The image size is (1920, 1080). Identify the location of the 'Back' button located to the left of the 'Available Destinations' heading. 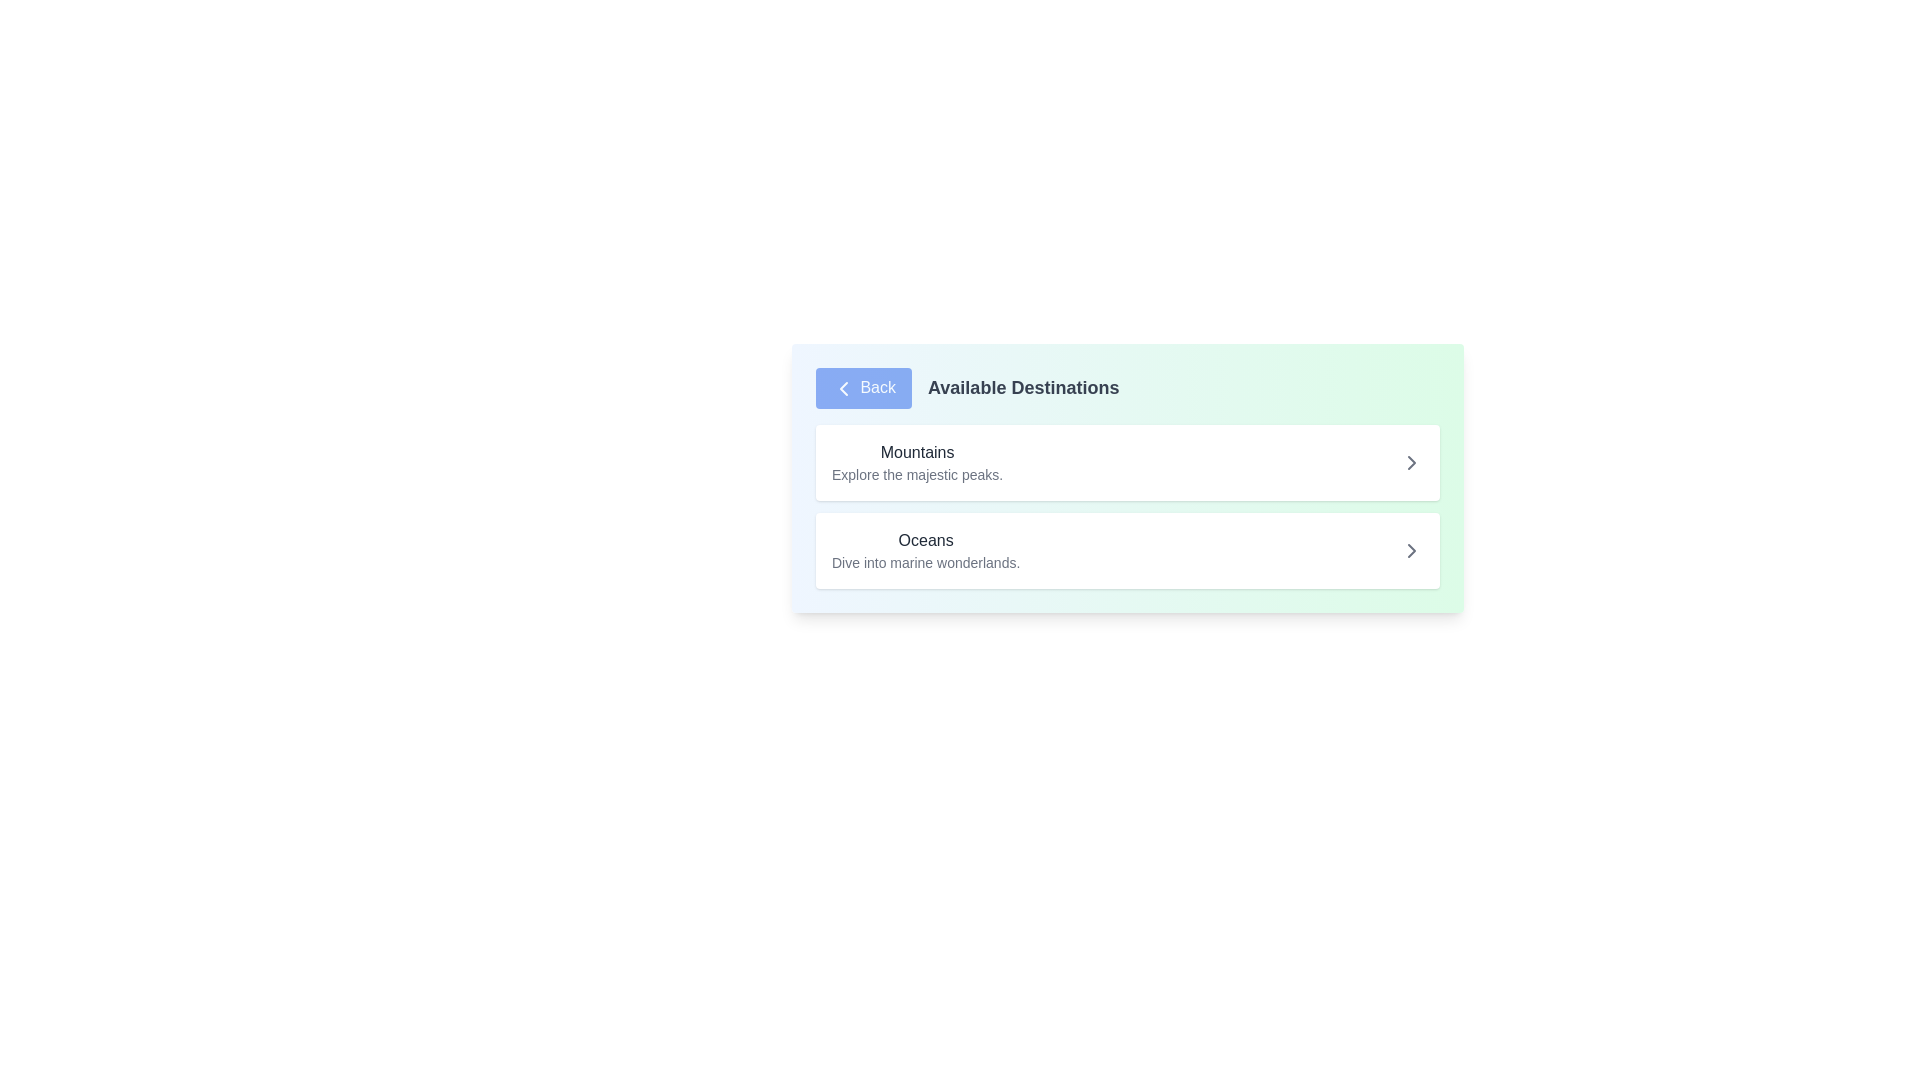
(864, 388).